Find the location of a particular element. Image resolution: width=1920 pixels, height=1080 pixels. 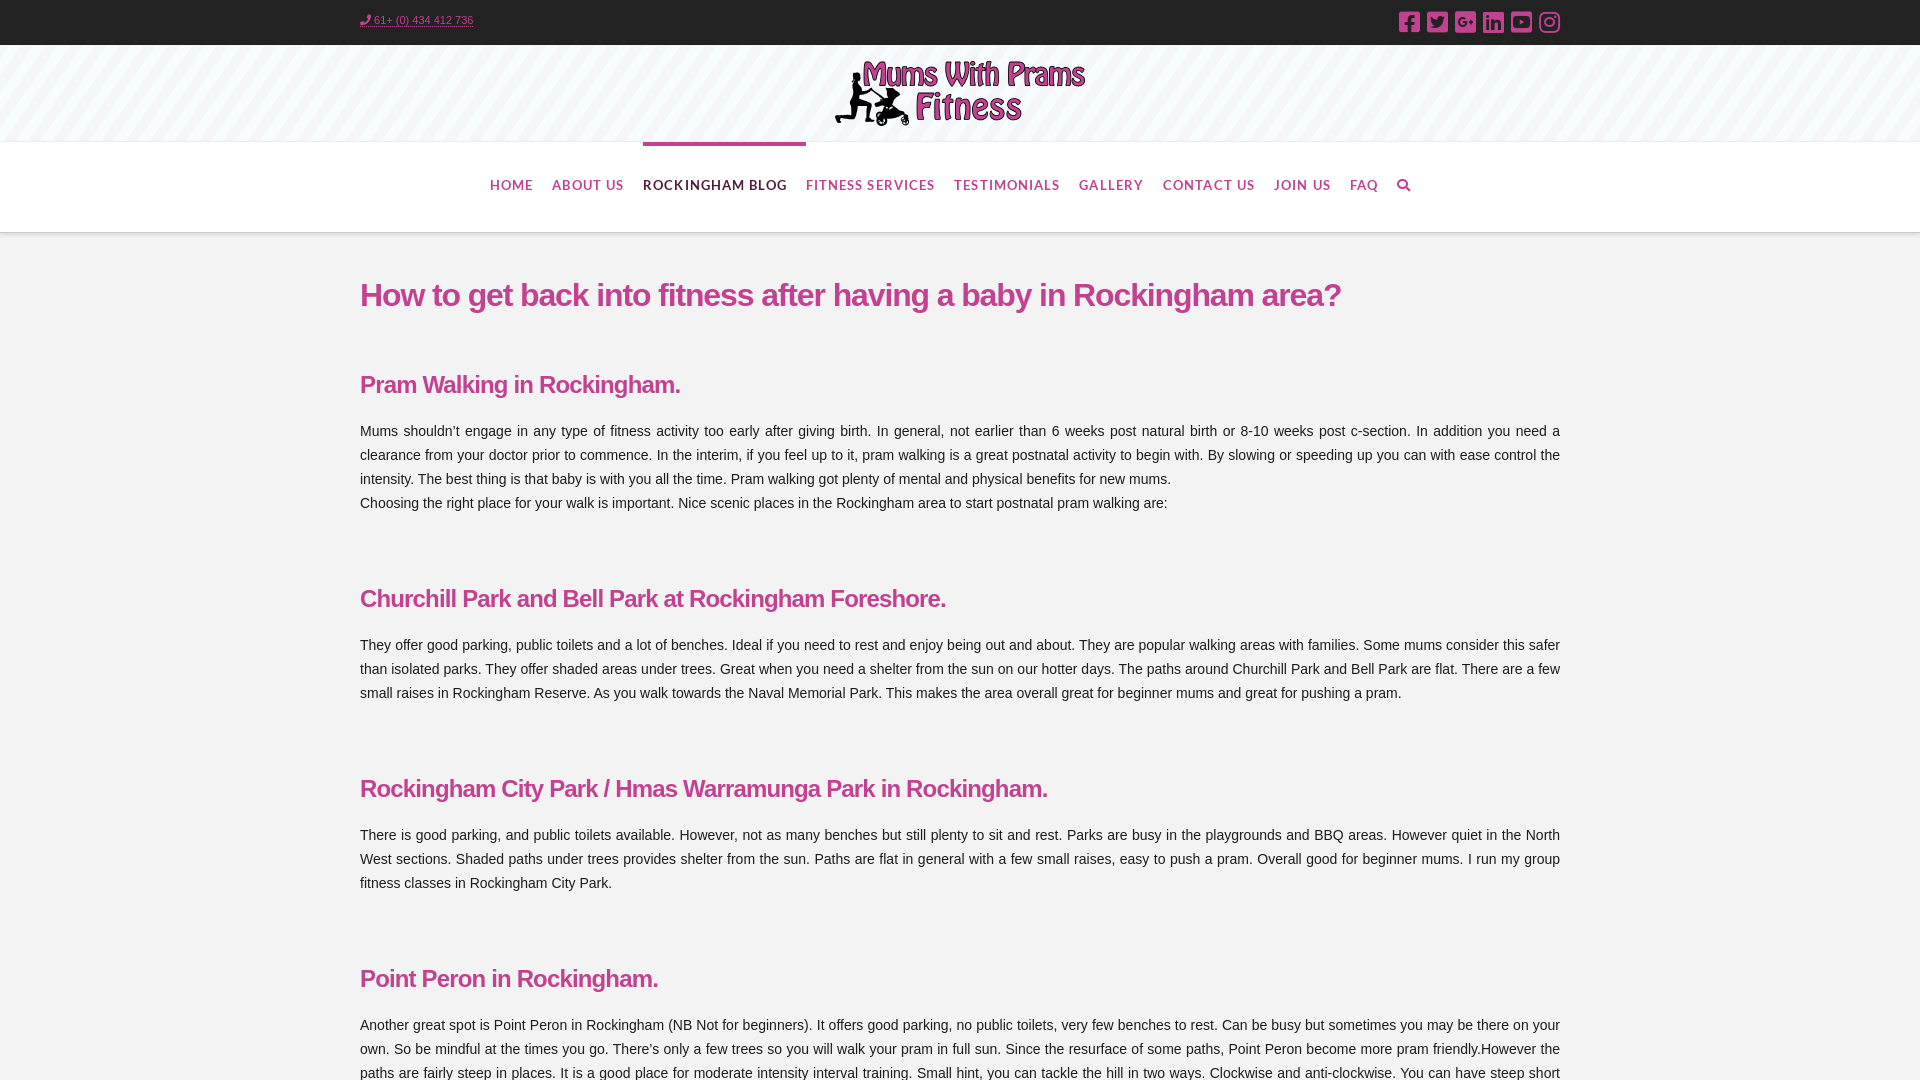

'Google+' is located at coordinates (1465, 22).